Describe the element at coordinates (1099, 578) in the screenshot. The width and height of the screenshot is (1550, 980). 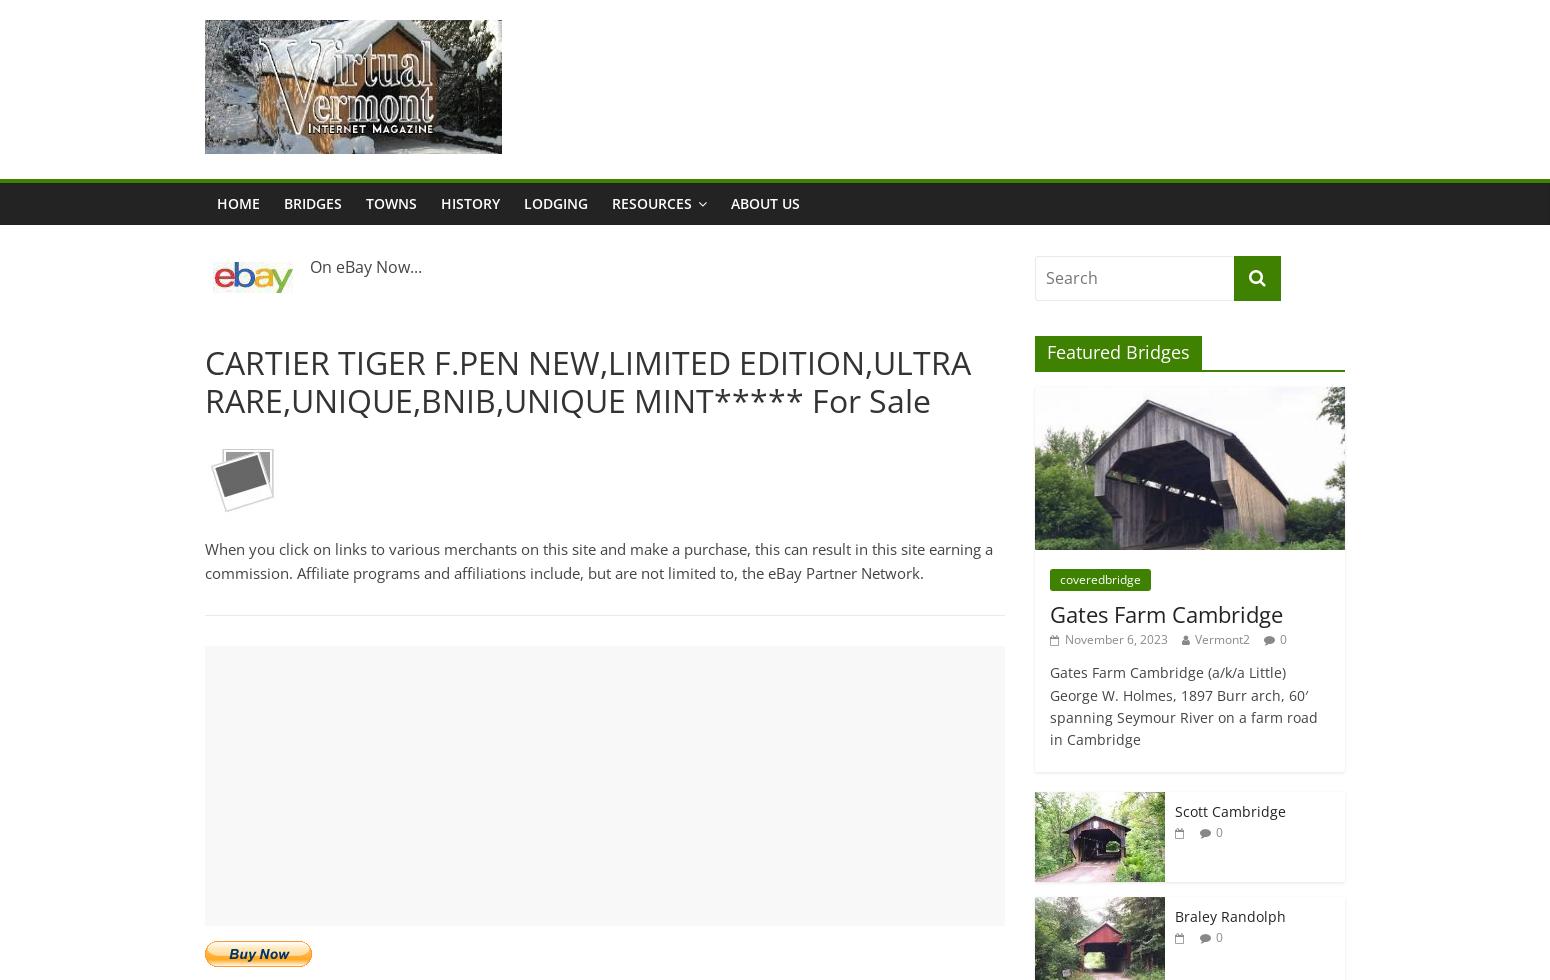
I see `'coveredbridge'` at that location.